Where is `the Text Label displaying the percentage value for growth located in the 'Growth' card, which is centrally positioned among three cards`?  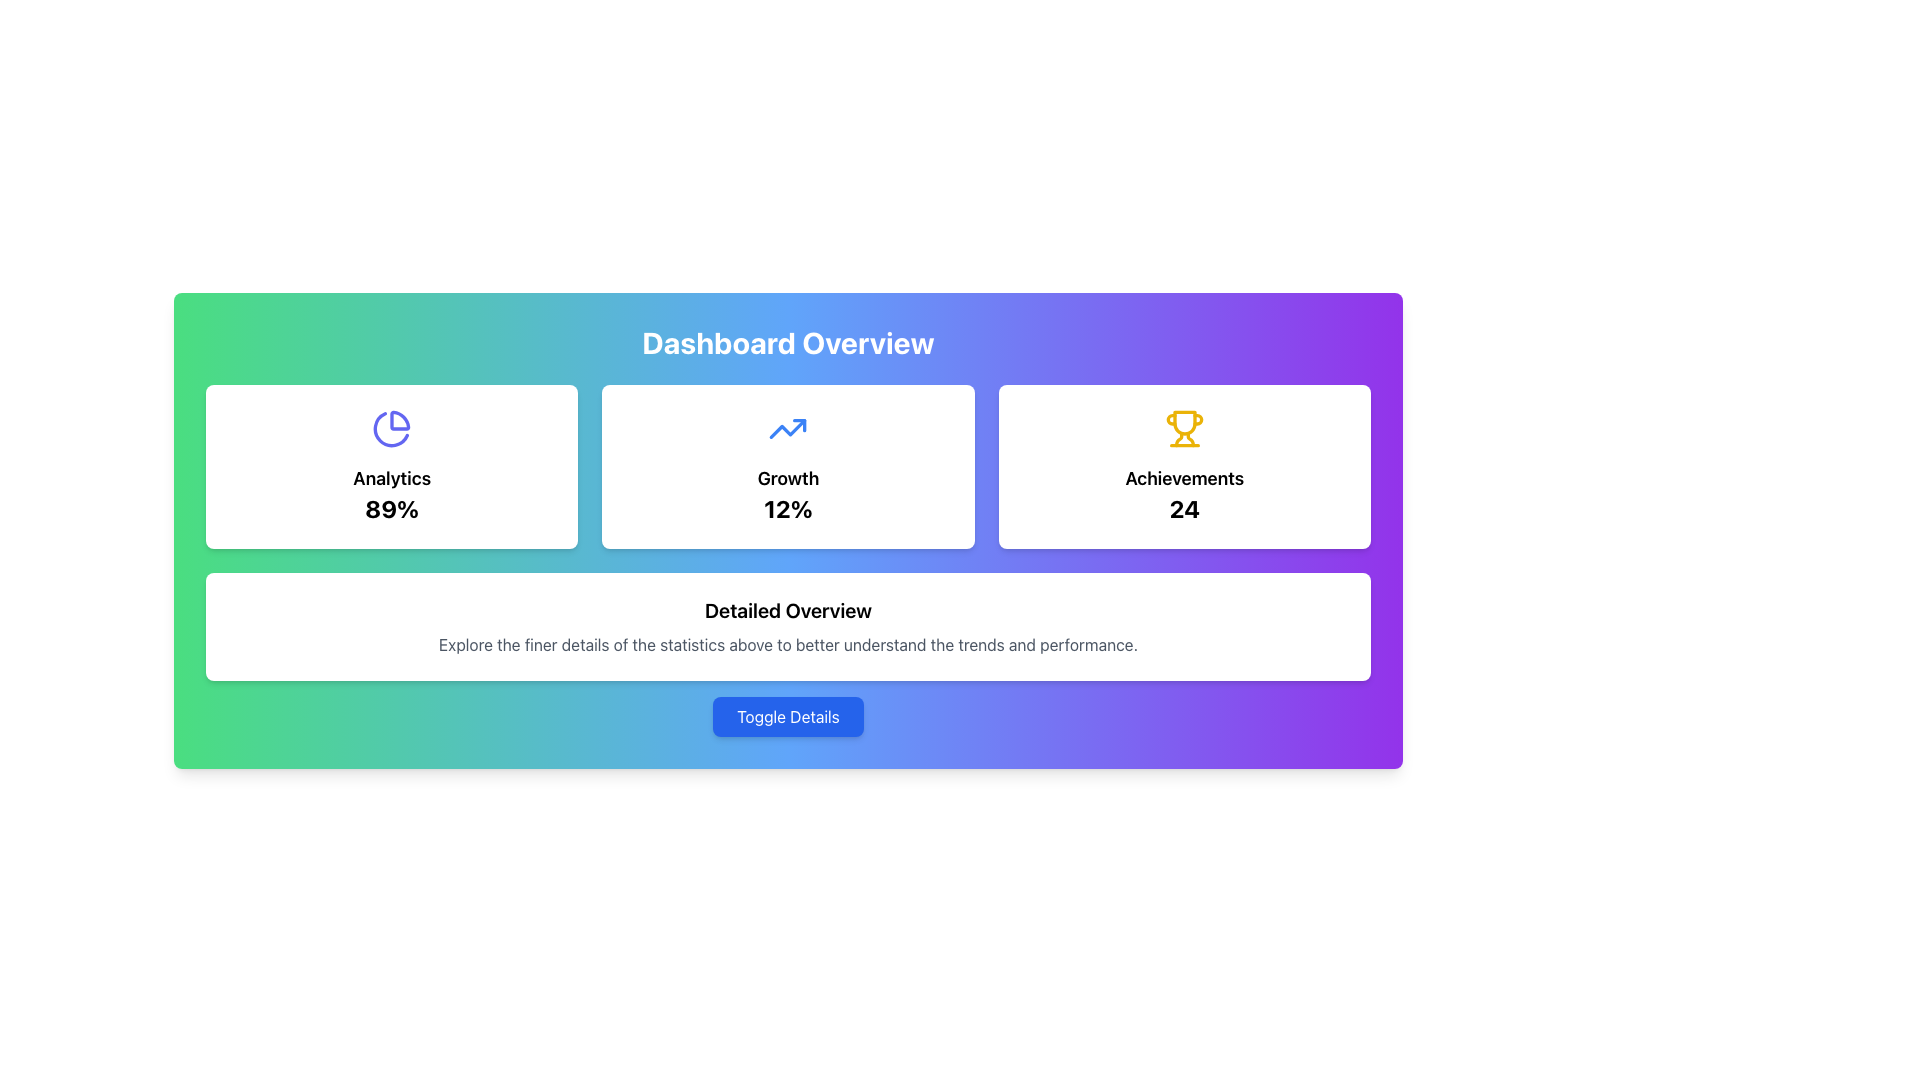
the Text Label displaying the percentage value for growth located in the 'Growth' card, which is centrally positioned among three cards is located at coordinates (787, 508).